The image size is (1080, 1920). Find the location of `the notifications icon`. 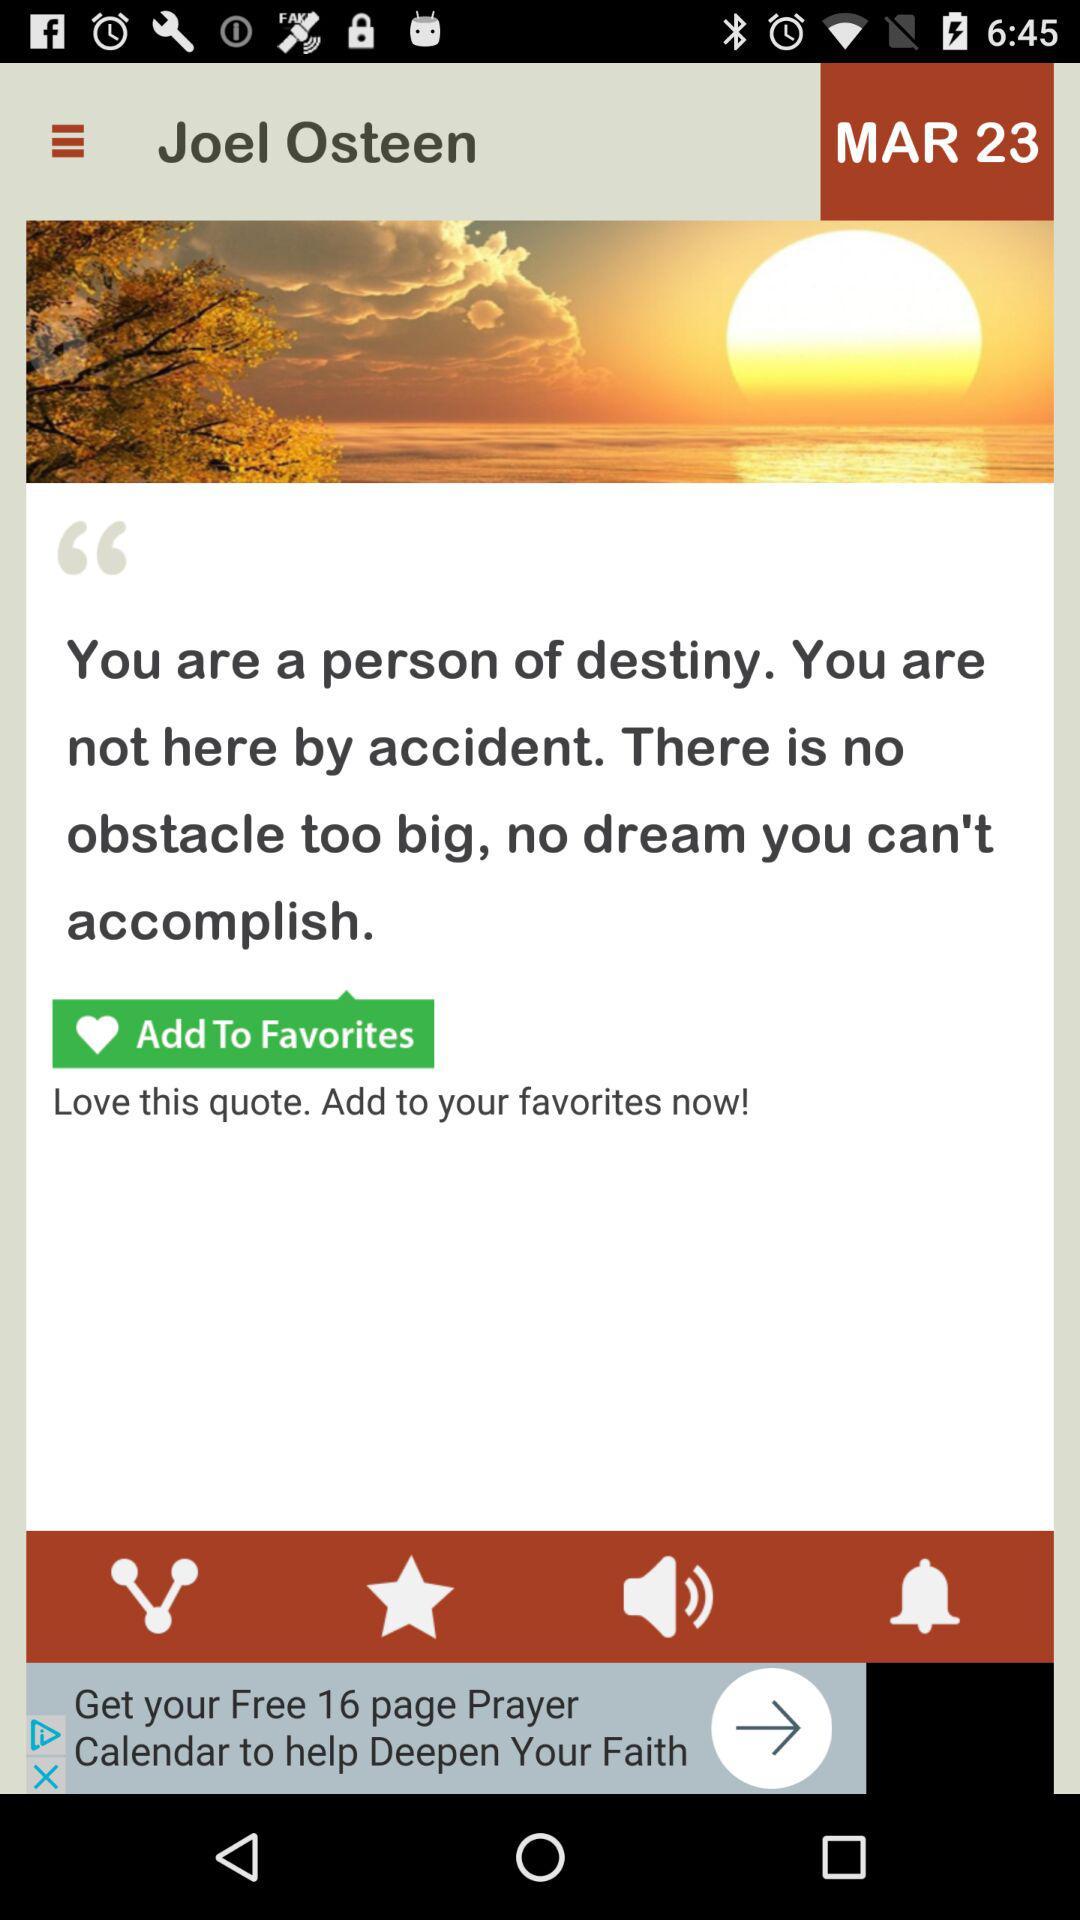

the notifications icon is located at coordinates (925, 1707).